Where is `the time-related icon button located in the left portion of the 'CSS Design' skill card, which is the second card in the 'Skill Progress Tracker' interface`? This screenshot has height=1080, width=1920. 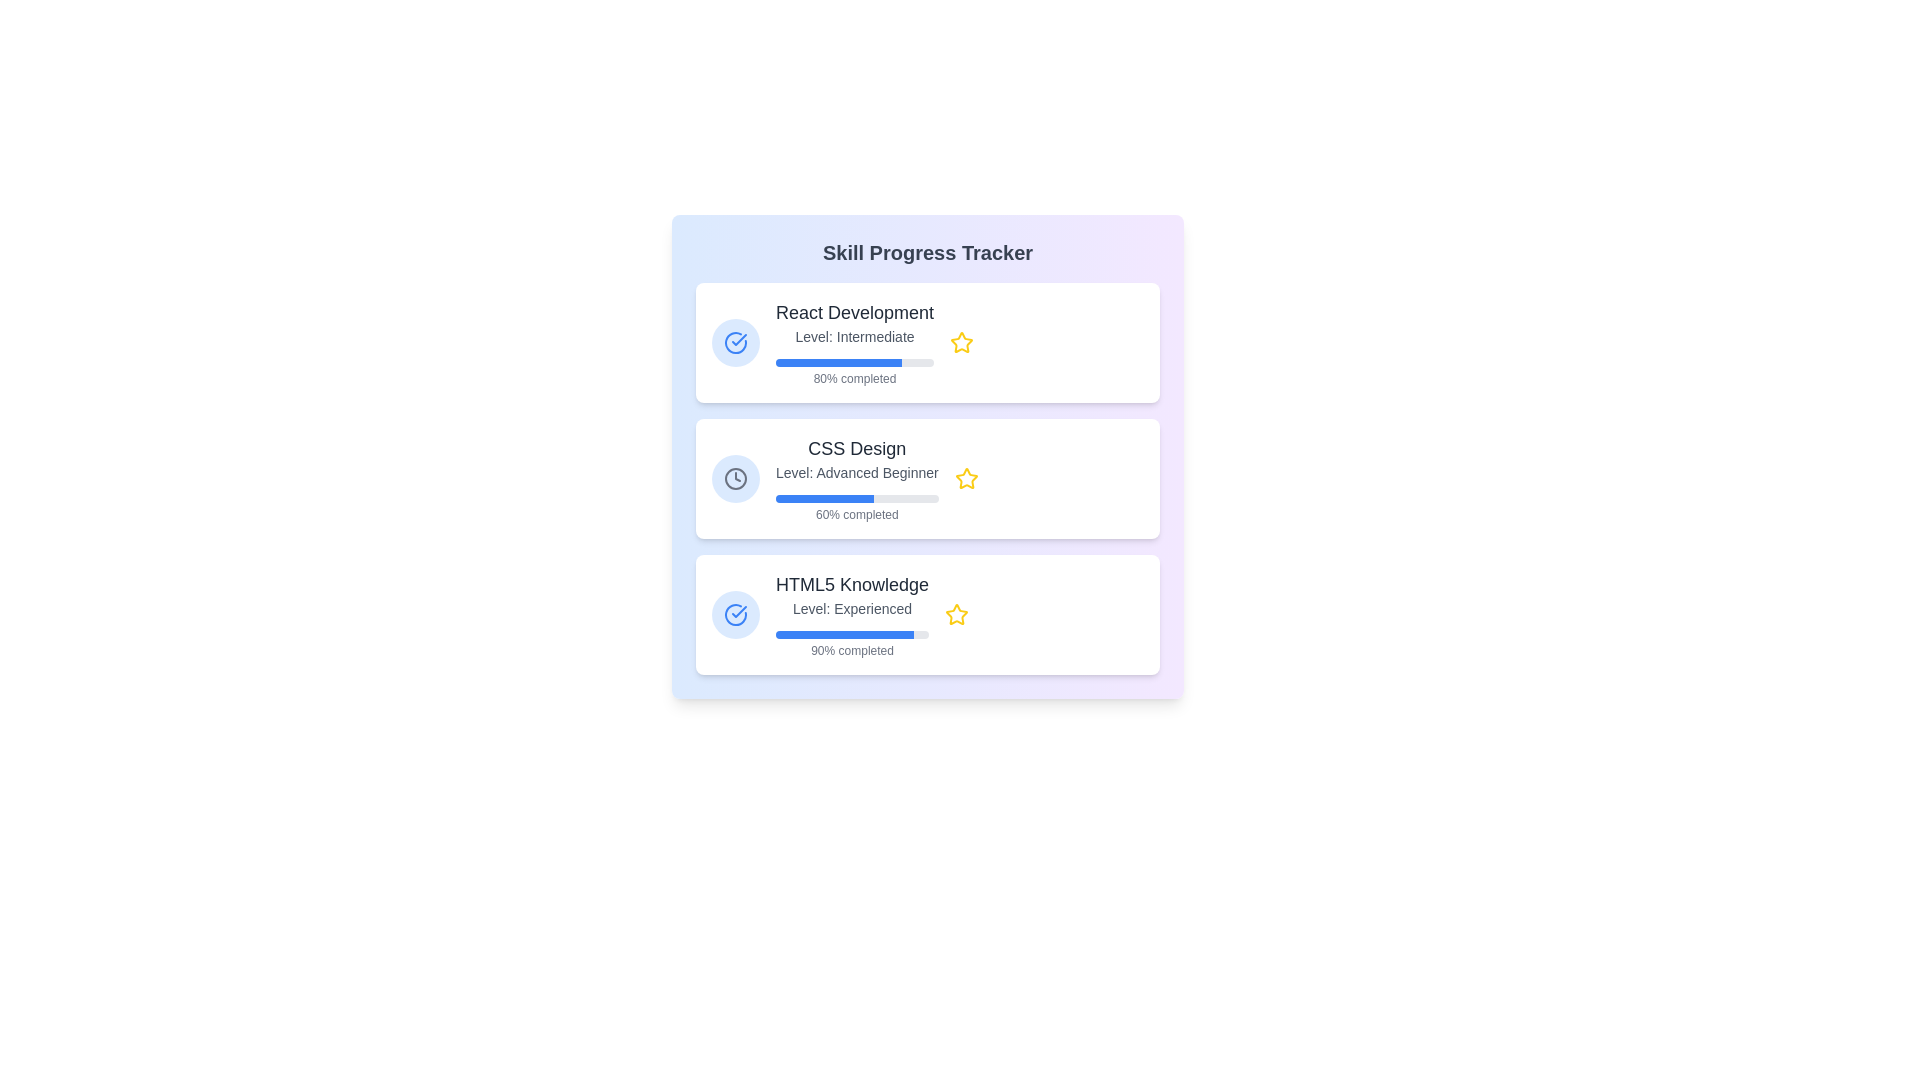 the time-related icon button located in the left portion of the 'CSS Design' skill card, which is the second card in the 'Skill Progress Tracker' interface is located at coordinates (734, 478).